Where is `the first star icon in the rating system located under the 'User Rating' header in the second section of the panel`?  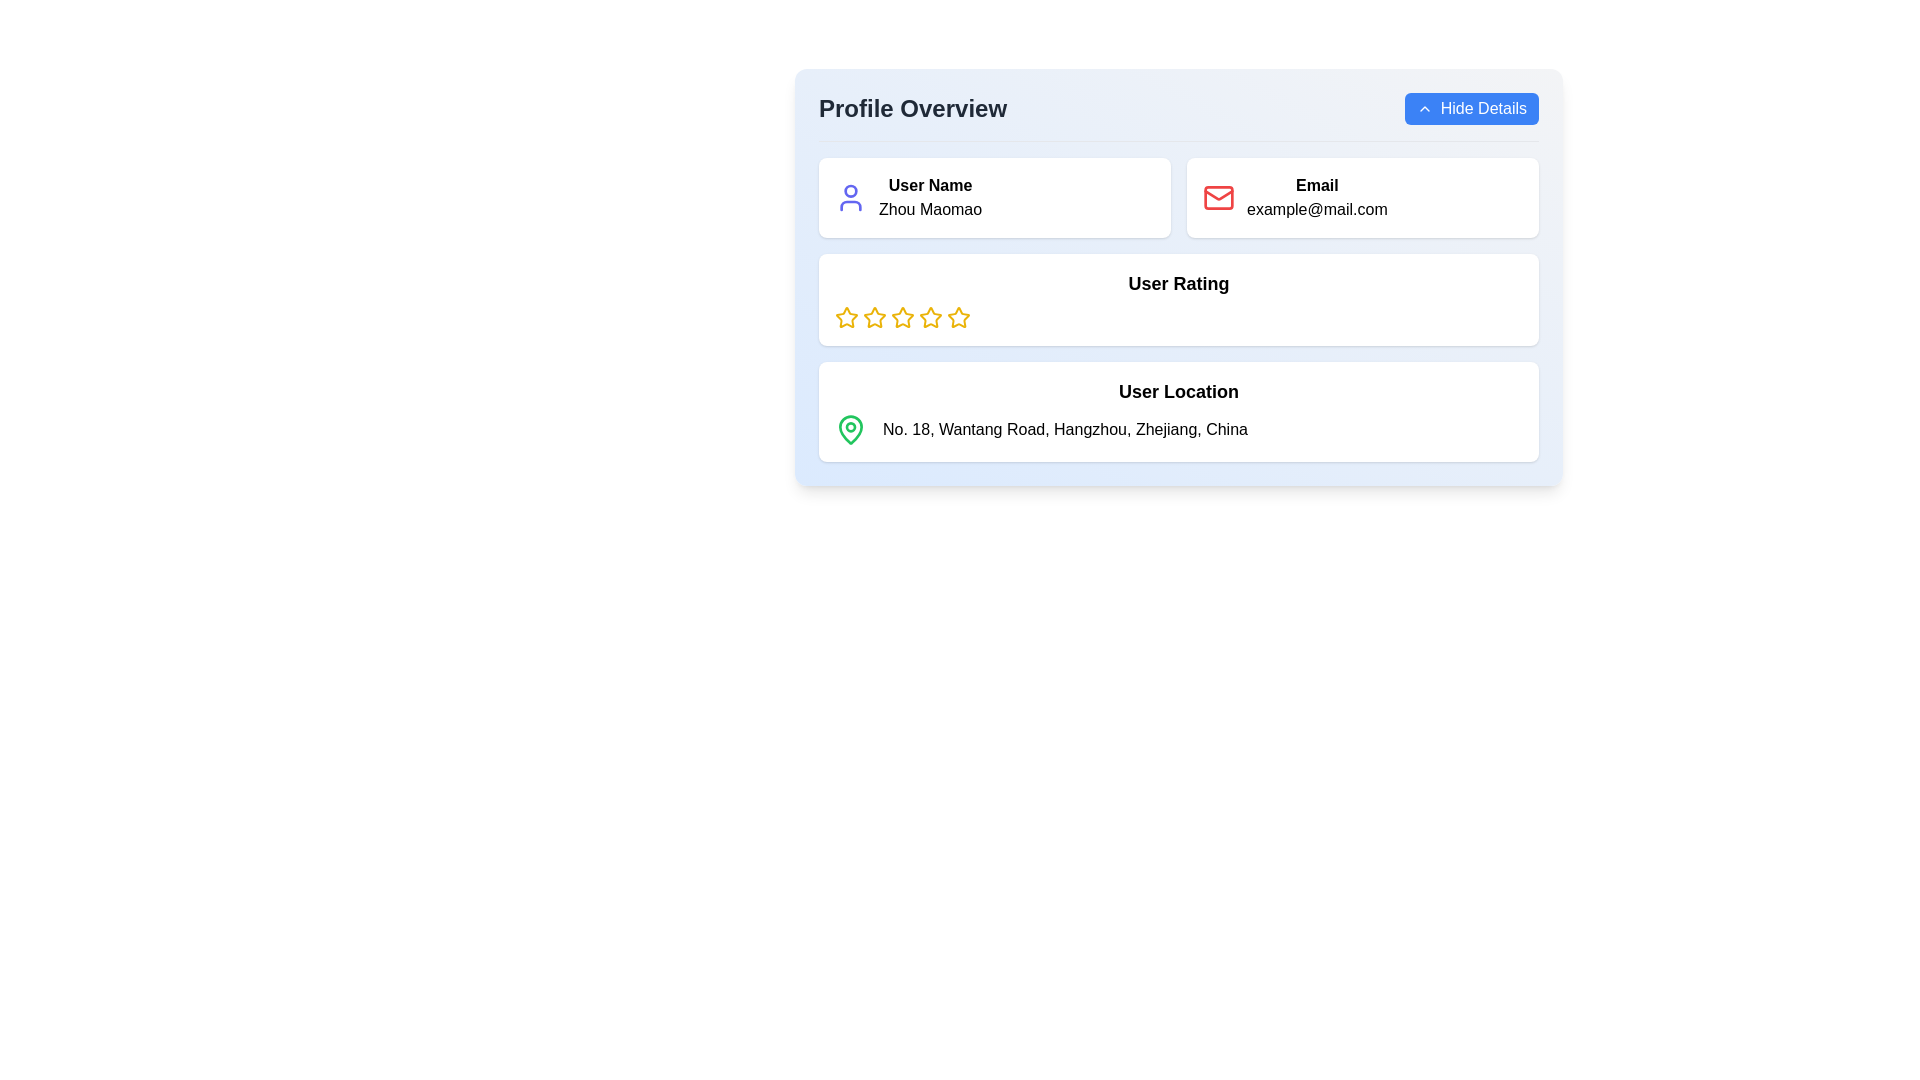 the first star icon in the rating system located under the 'User Rating' header in the second section of the panel is located at coordinates (846, 316).